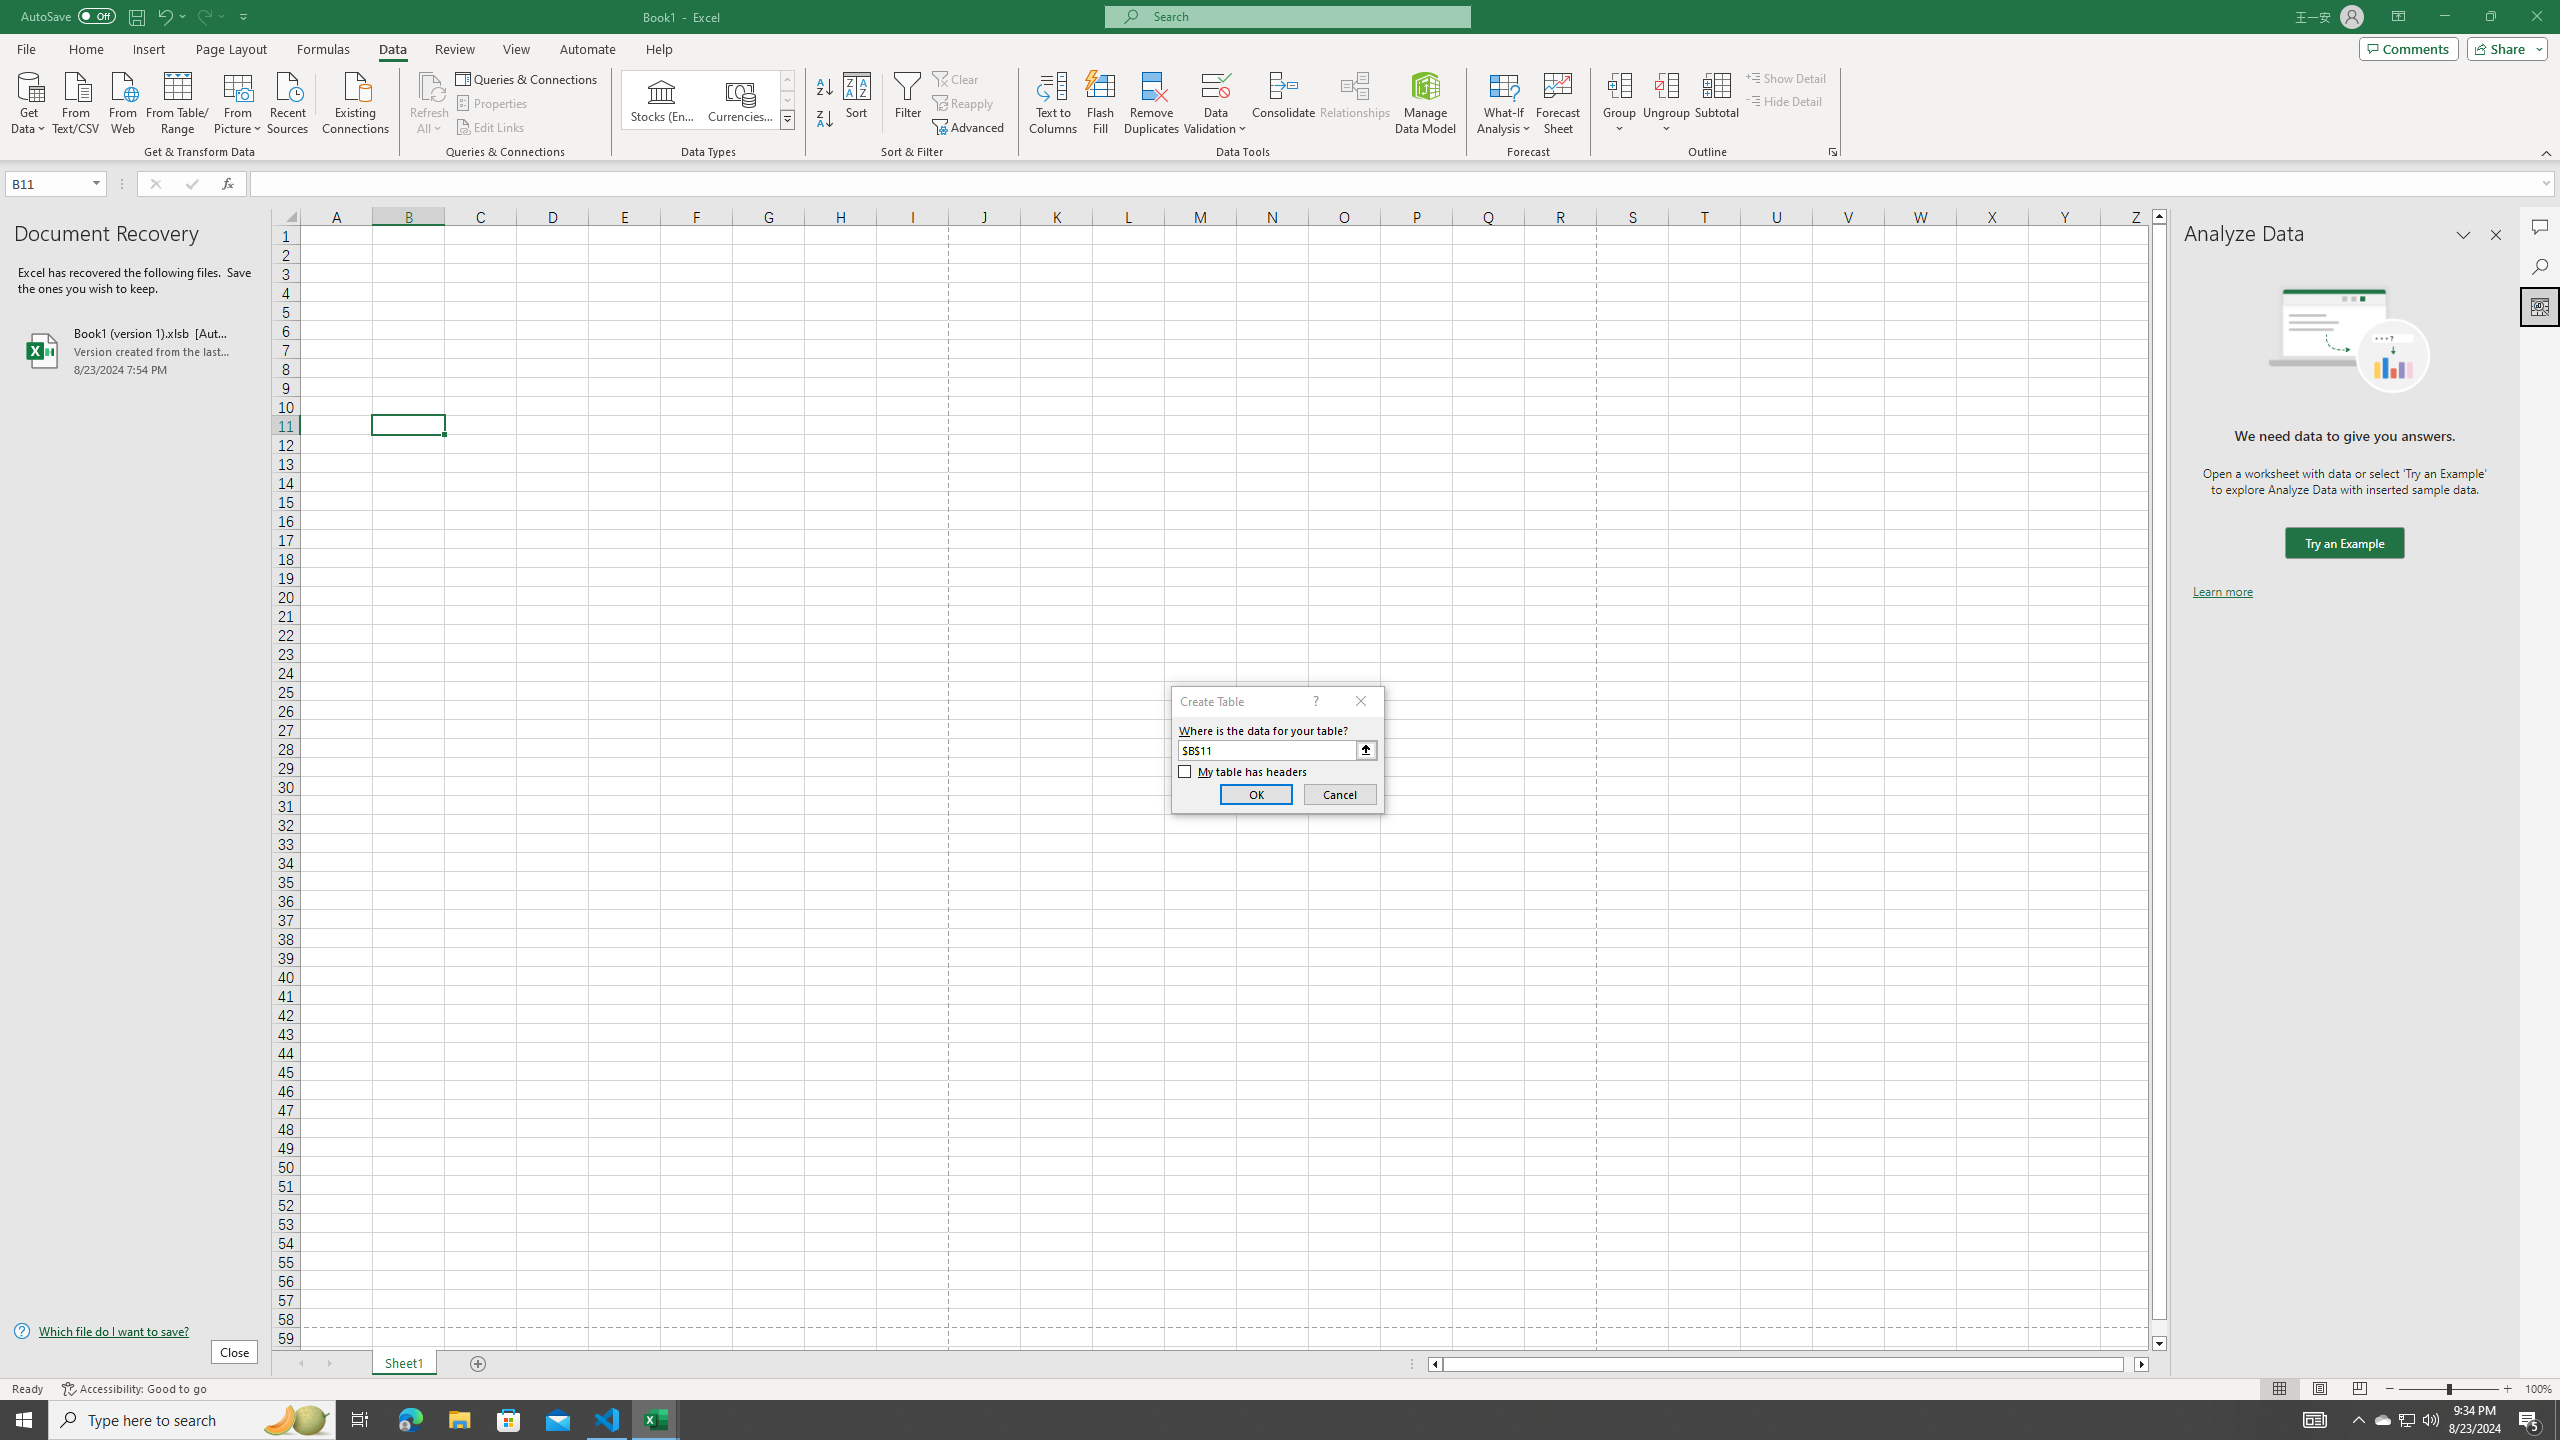 This screenshot has width=2560, height=1440. Describe the element at coordinates (1151, 103) in the screenshot. I see `'Remove Duplicates'` at that location.